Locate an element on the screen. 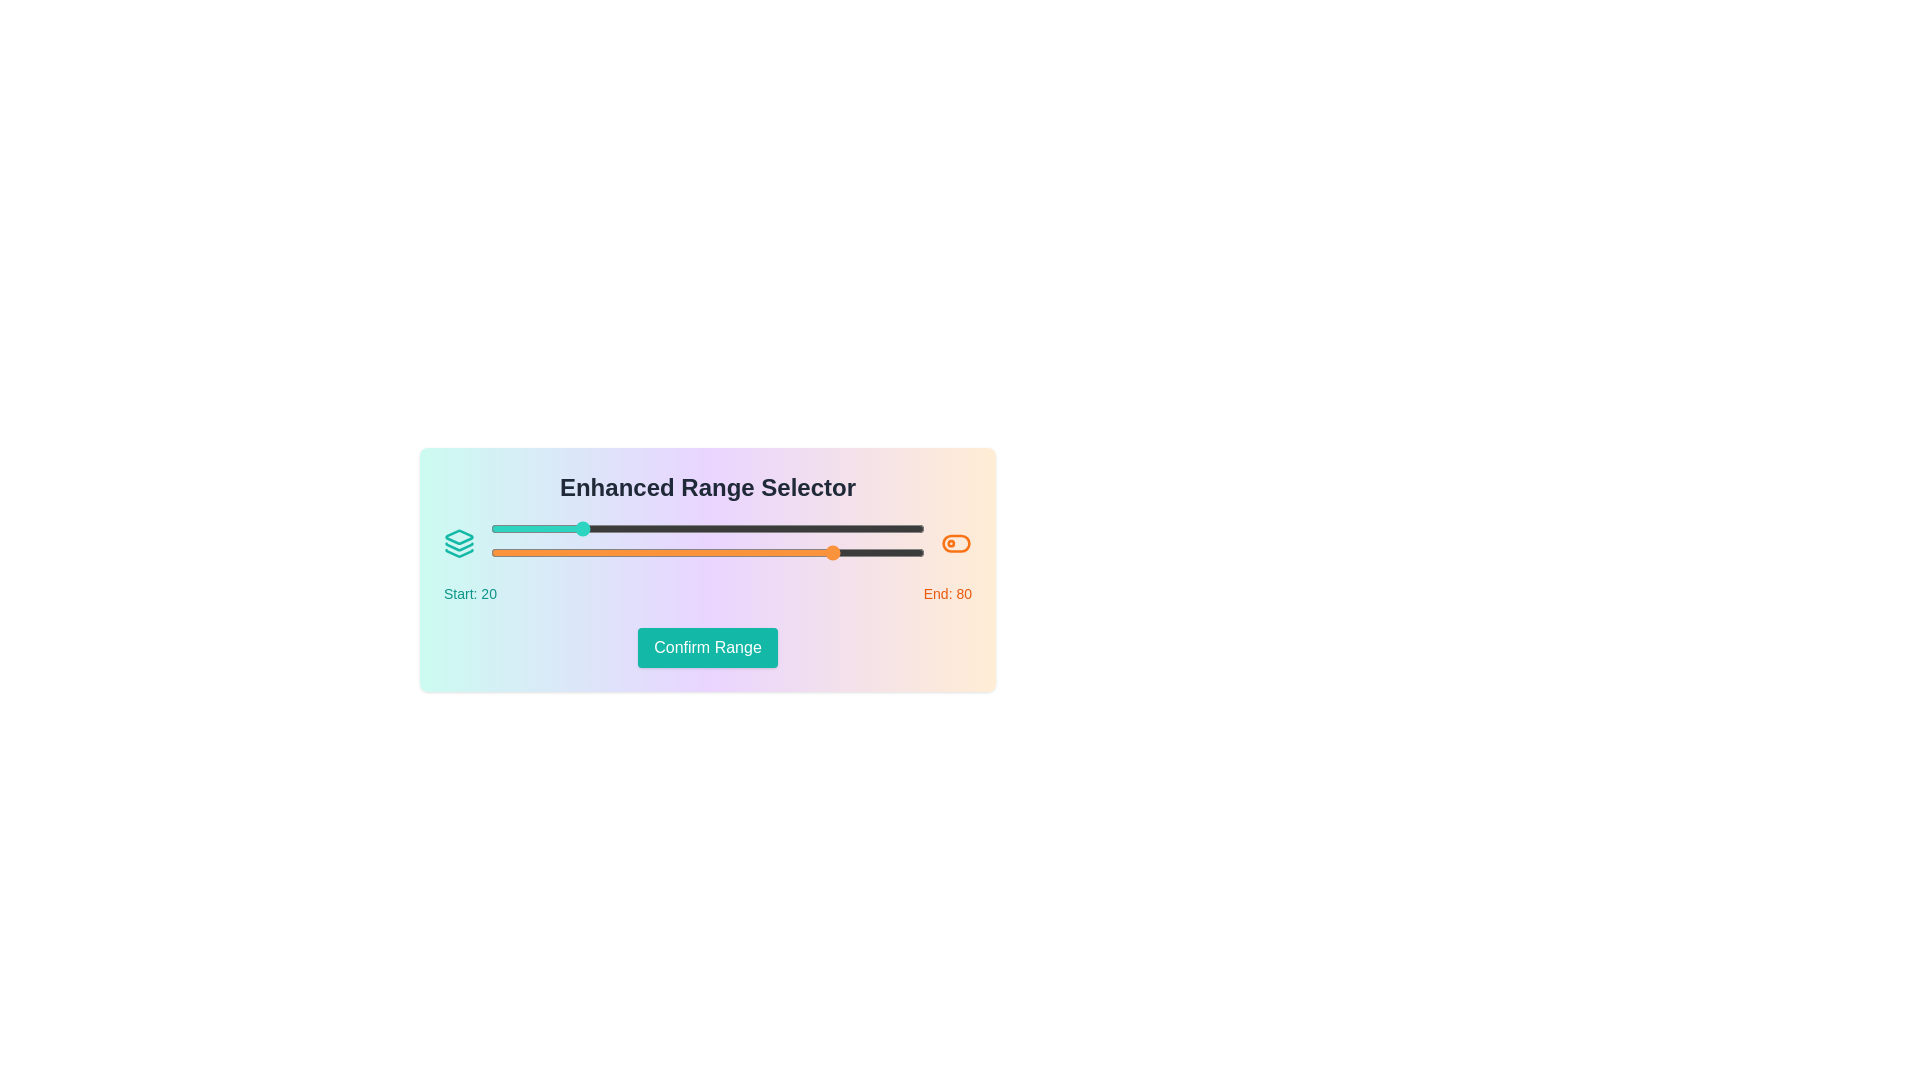 The width and height of the screenshot is (1920, 1080). the topmost triangular icon element representing layers in the top-left corner of the interface is located at coordinates (458, 536).